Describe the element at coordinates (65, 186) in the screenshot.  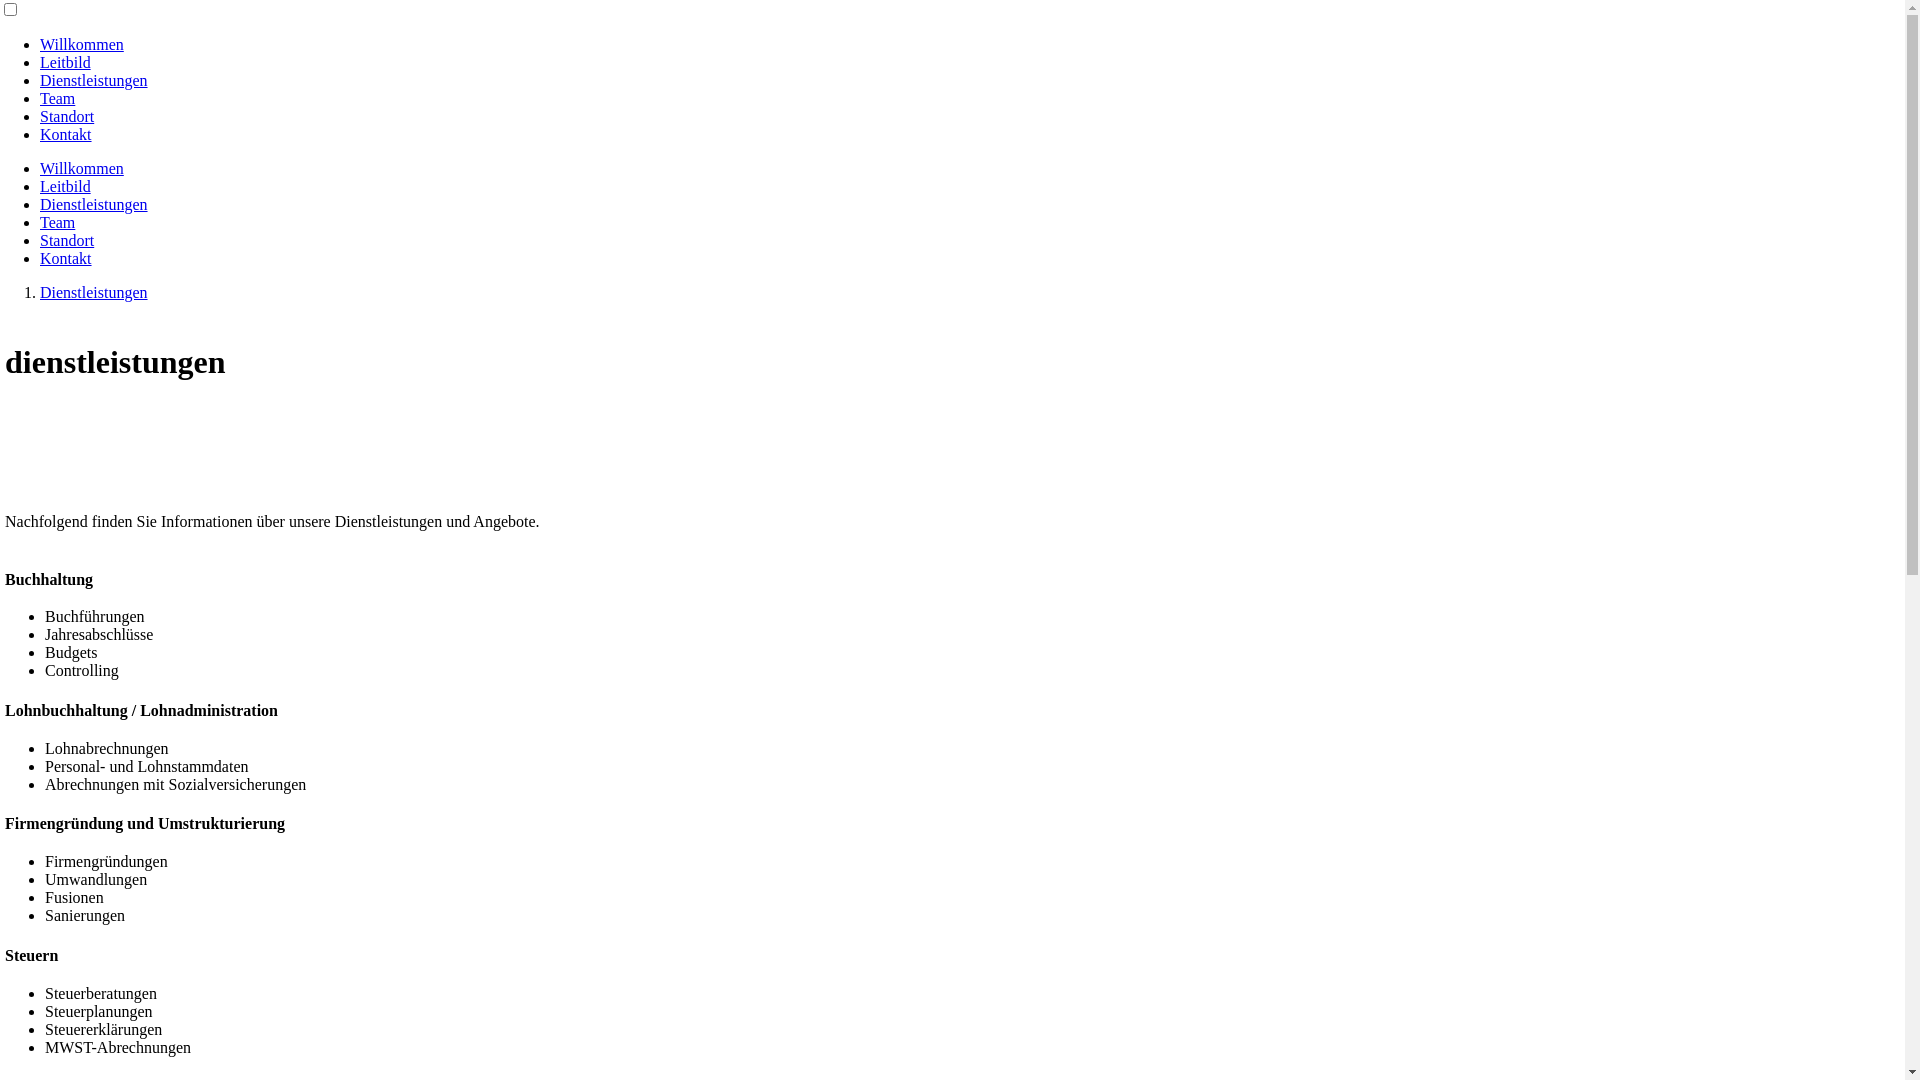
I see `'Leitbild'` at that location.